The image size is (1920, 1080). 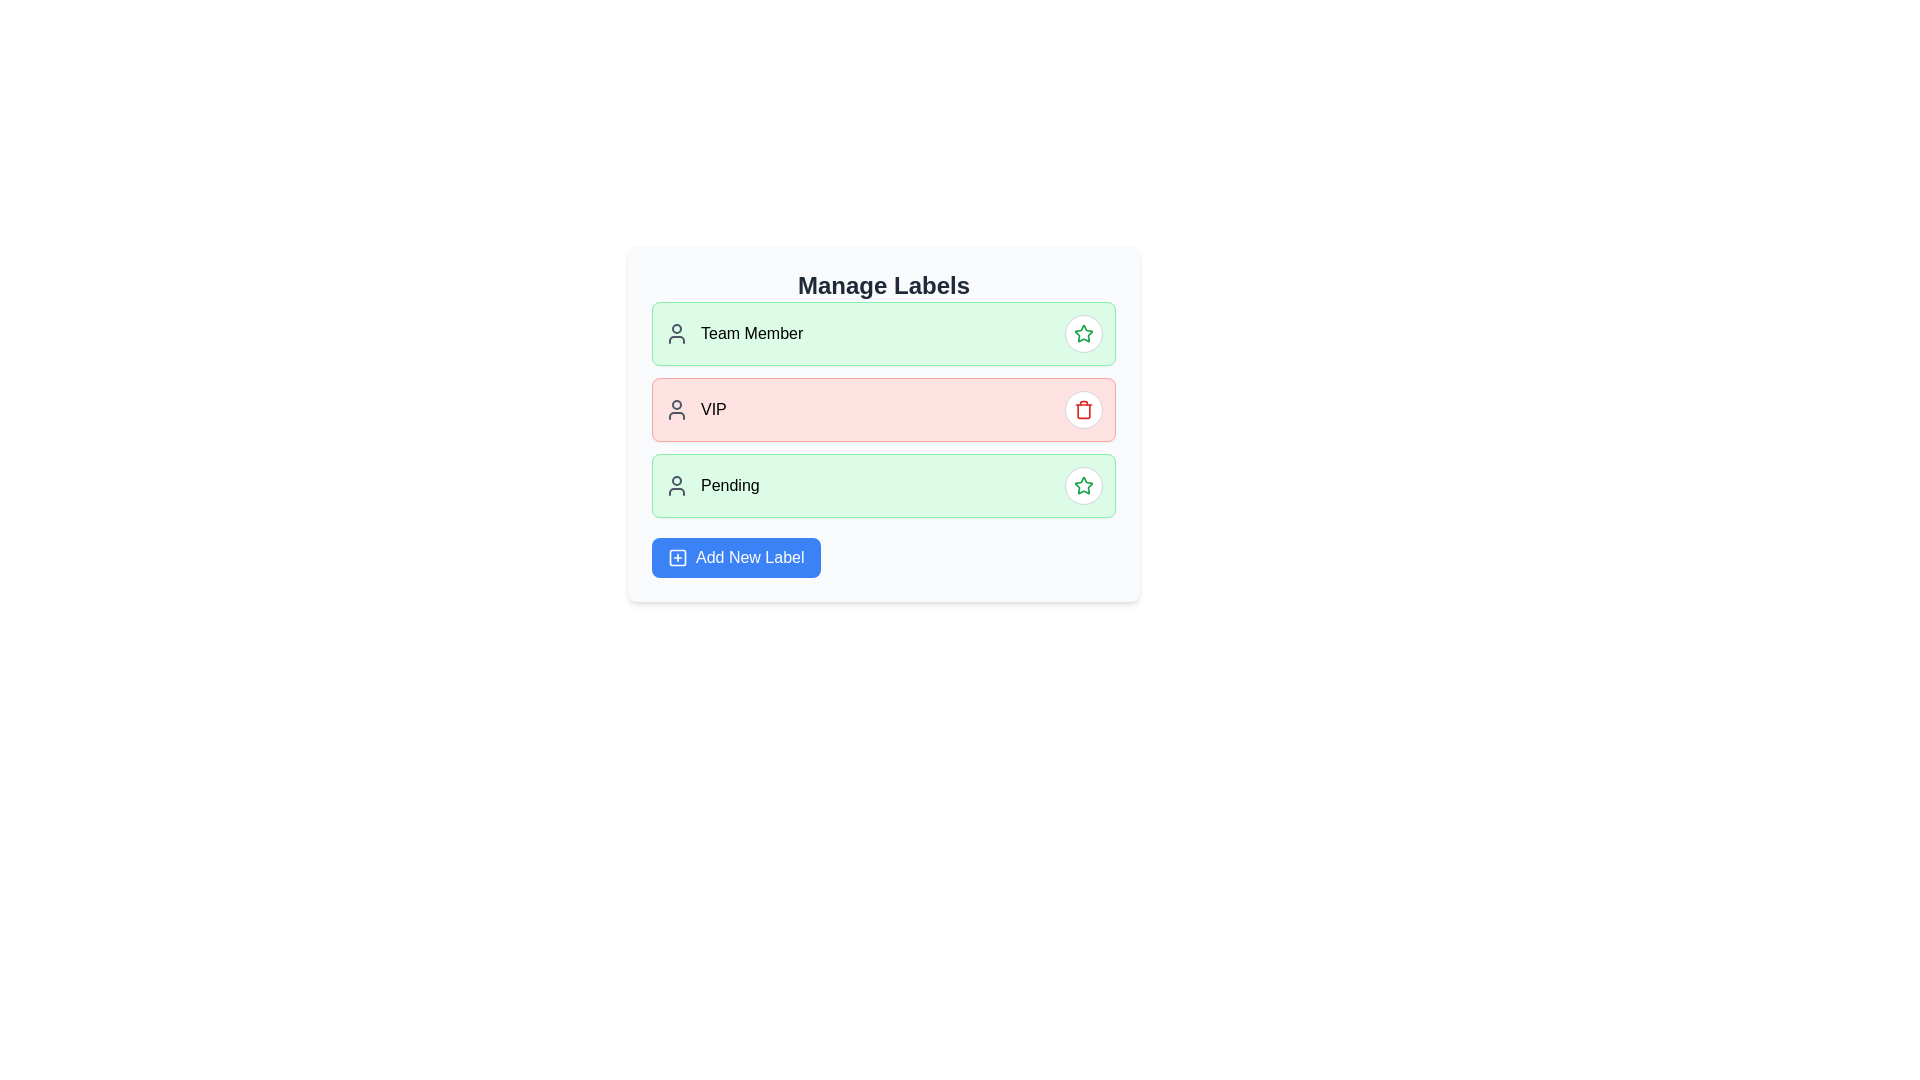 What do you see at coordinates (735, 558) in the screenshot?
I see `the 'Add New Label' button with a blue background and white text via keyboard navigation` at bounding box center [735, 558].